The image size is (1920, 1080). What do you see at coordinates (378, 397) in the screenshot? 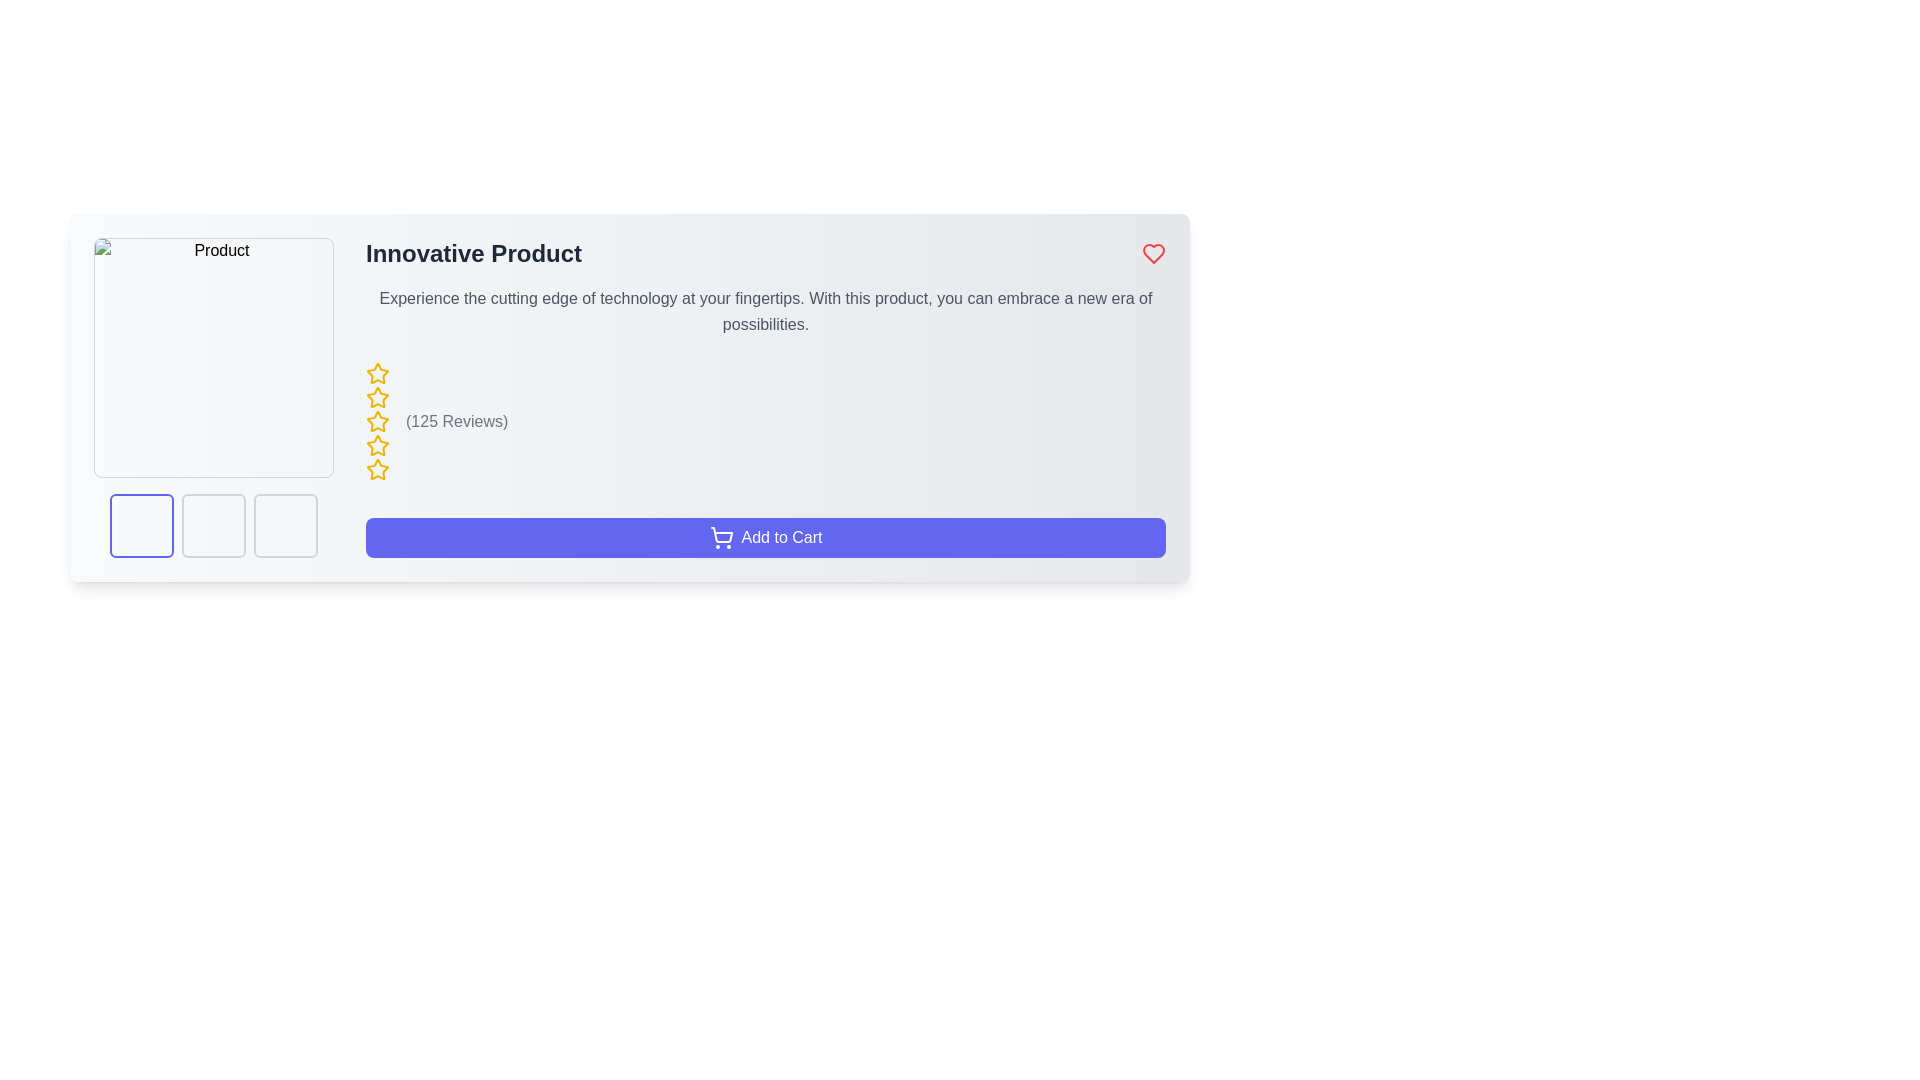
I see `the second yellow star icon in the rating system, located next to the text 'Innovative Product'` at bounding box center [378, 397].